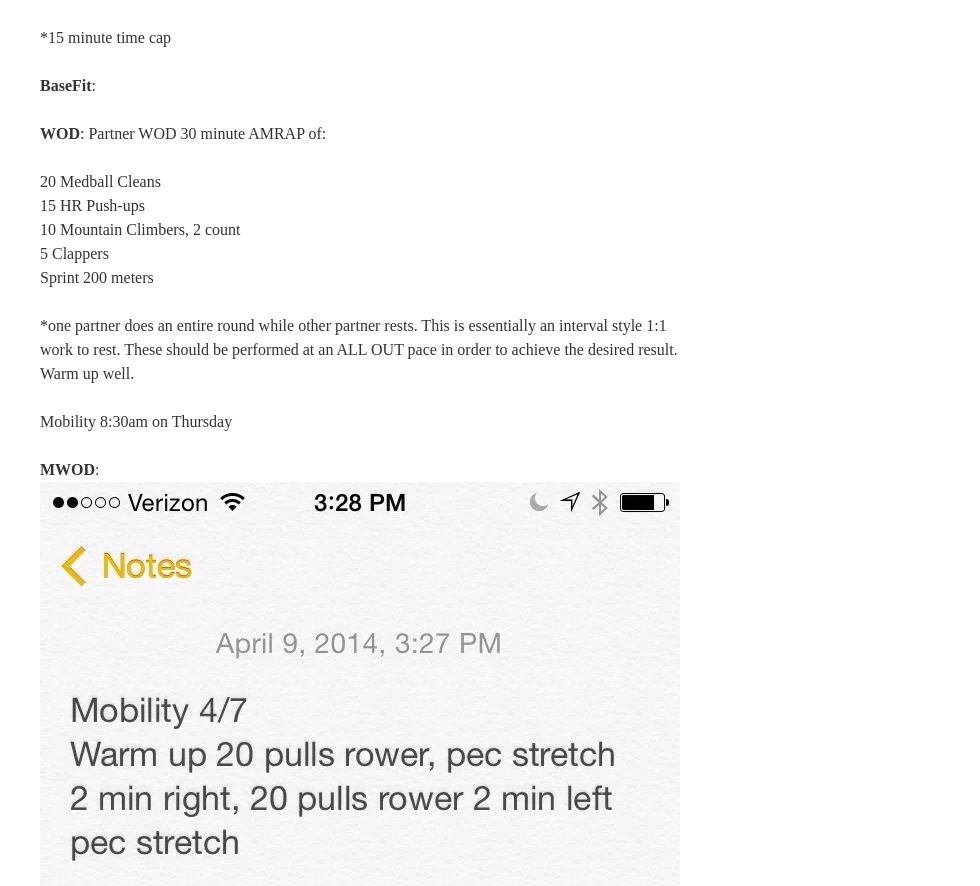 This screenshot has height=886, width=980. What do you see at coordinates (73, 252) in the screenshot?
I see `'5 Clappers'` at bounding box center [73, 252].